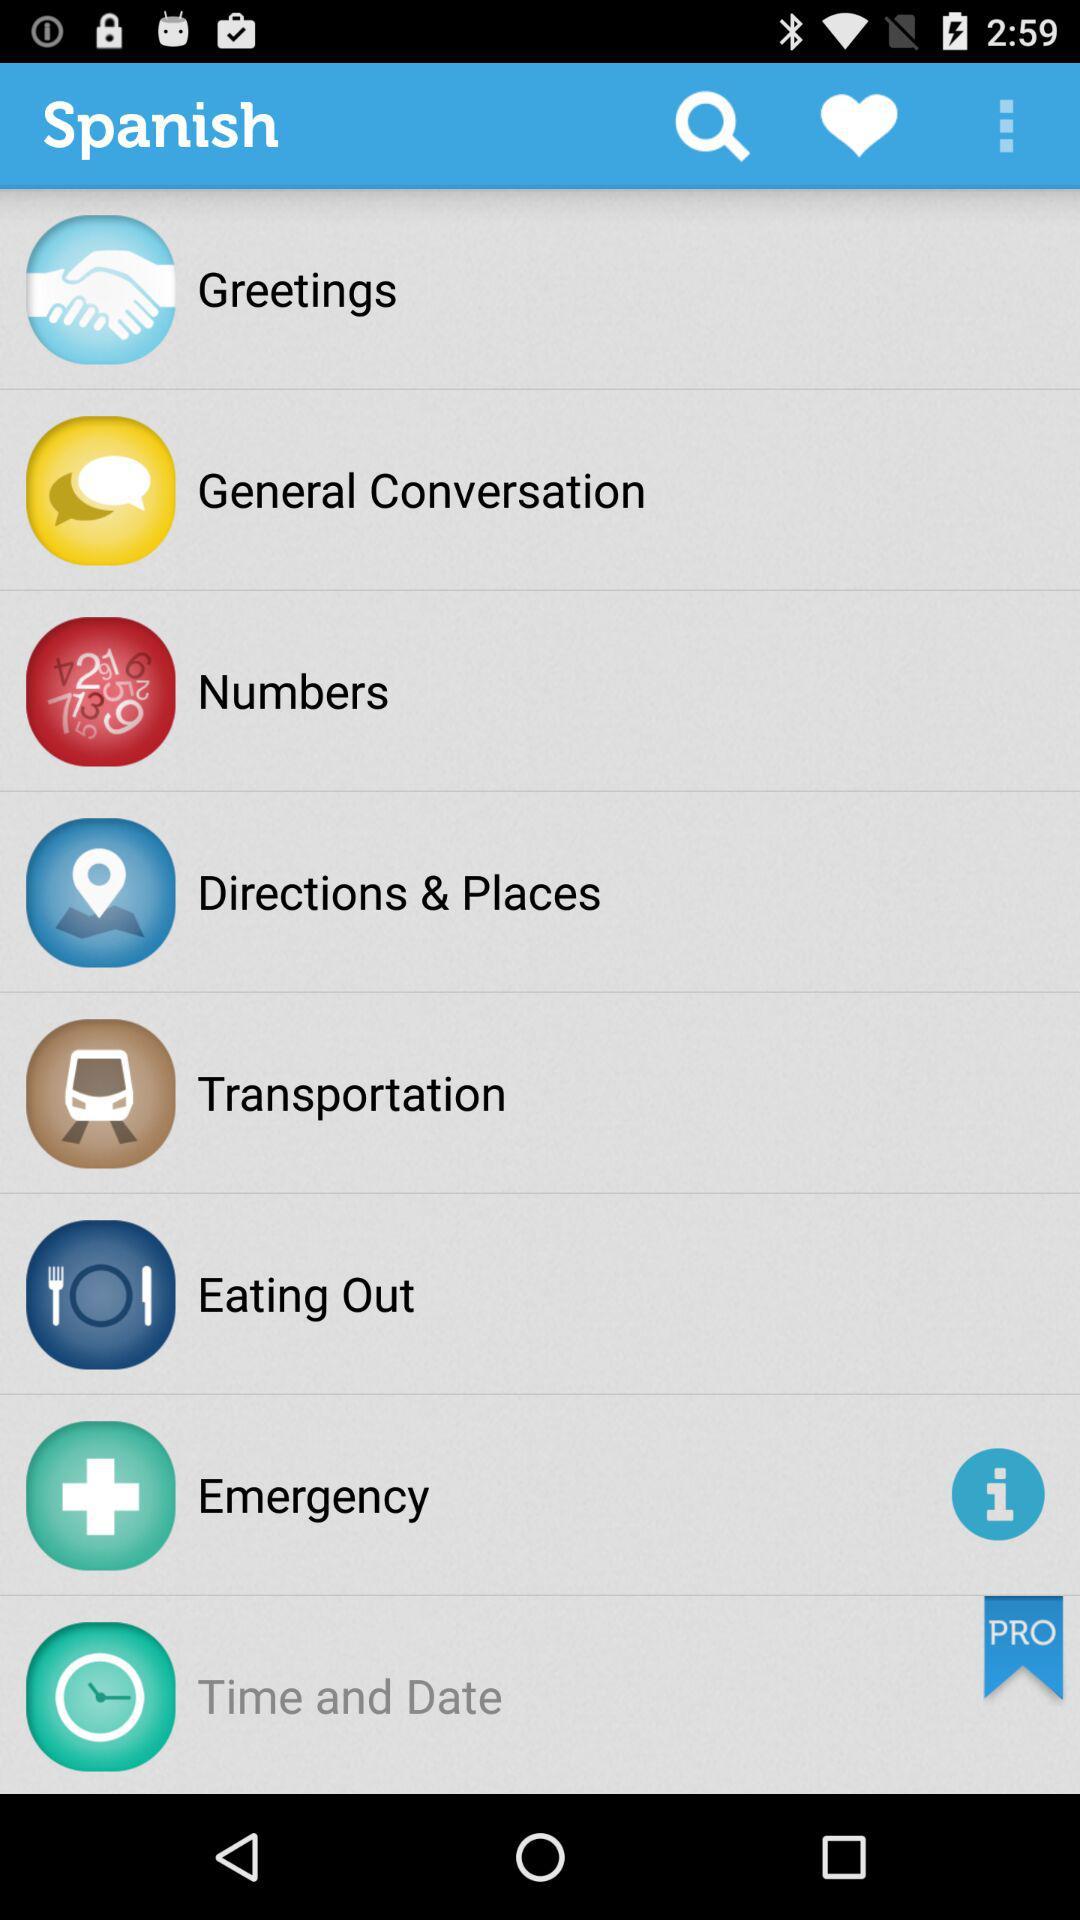 The width and height of the screenshot is (1080, 1920). Describe the element at coordinates (348, 1694) in the screenshot. I see `the time and date item` at that location.